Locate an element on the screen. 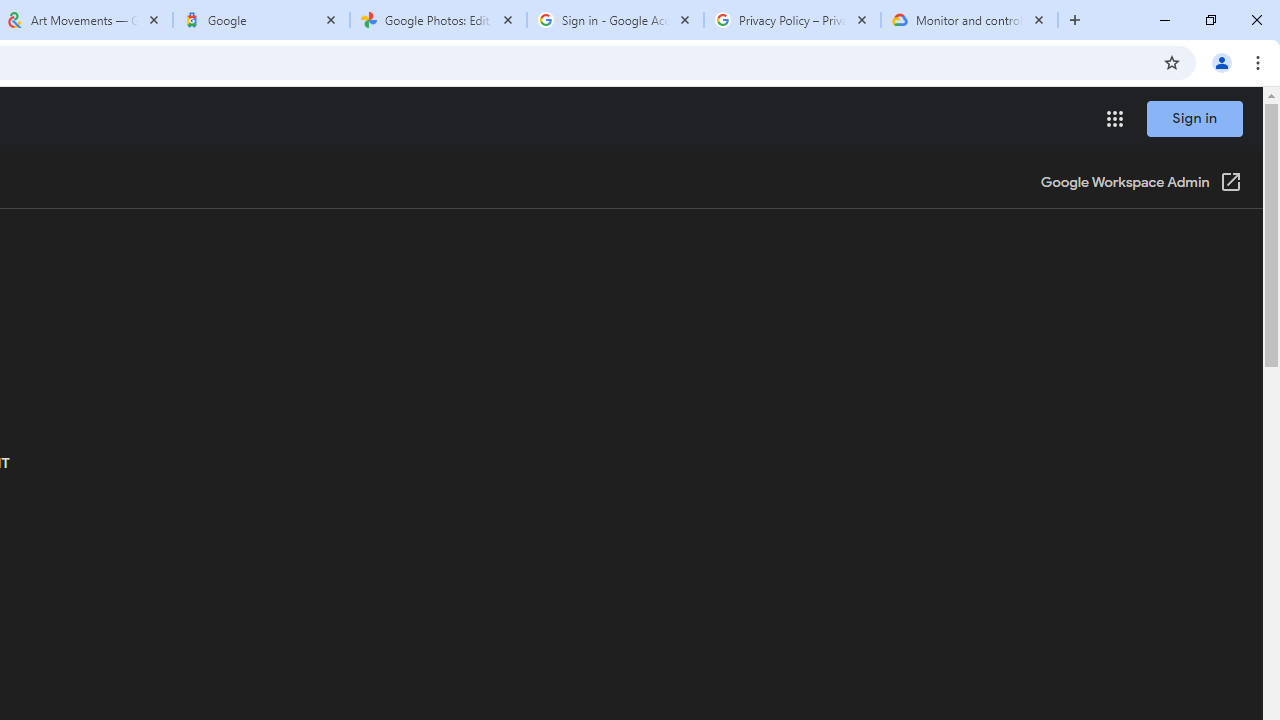 This screenshot has height=720, width=1280. 'Google' is located at coordinates (260, 20).